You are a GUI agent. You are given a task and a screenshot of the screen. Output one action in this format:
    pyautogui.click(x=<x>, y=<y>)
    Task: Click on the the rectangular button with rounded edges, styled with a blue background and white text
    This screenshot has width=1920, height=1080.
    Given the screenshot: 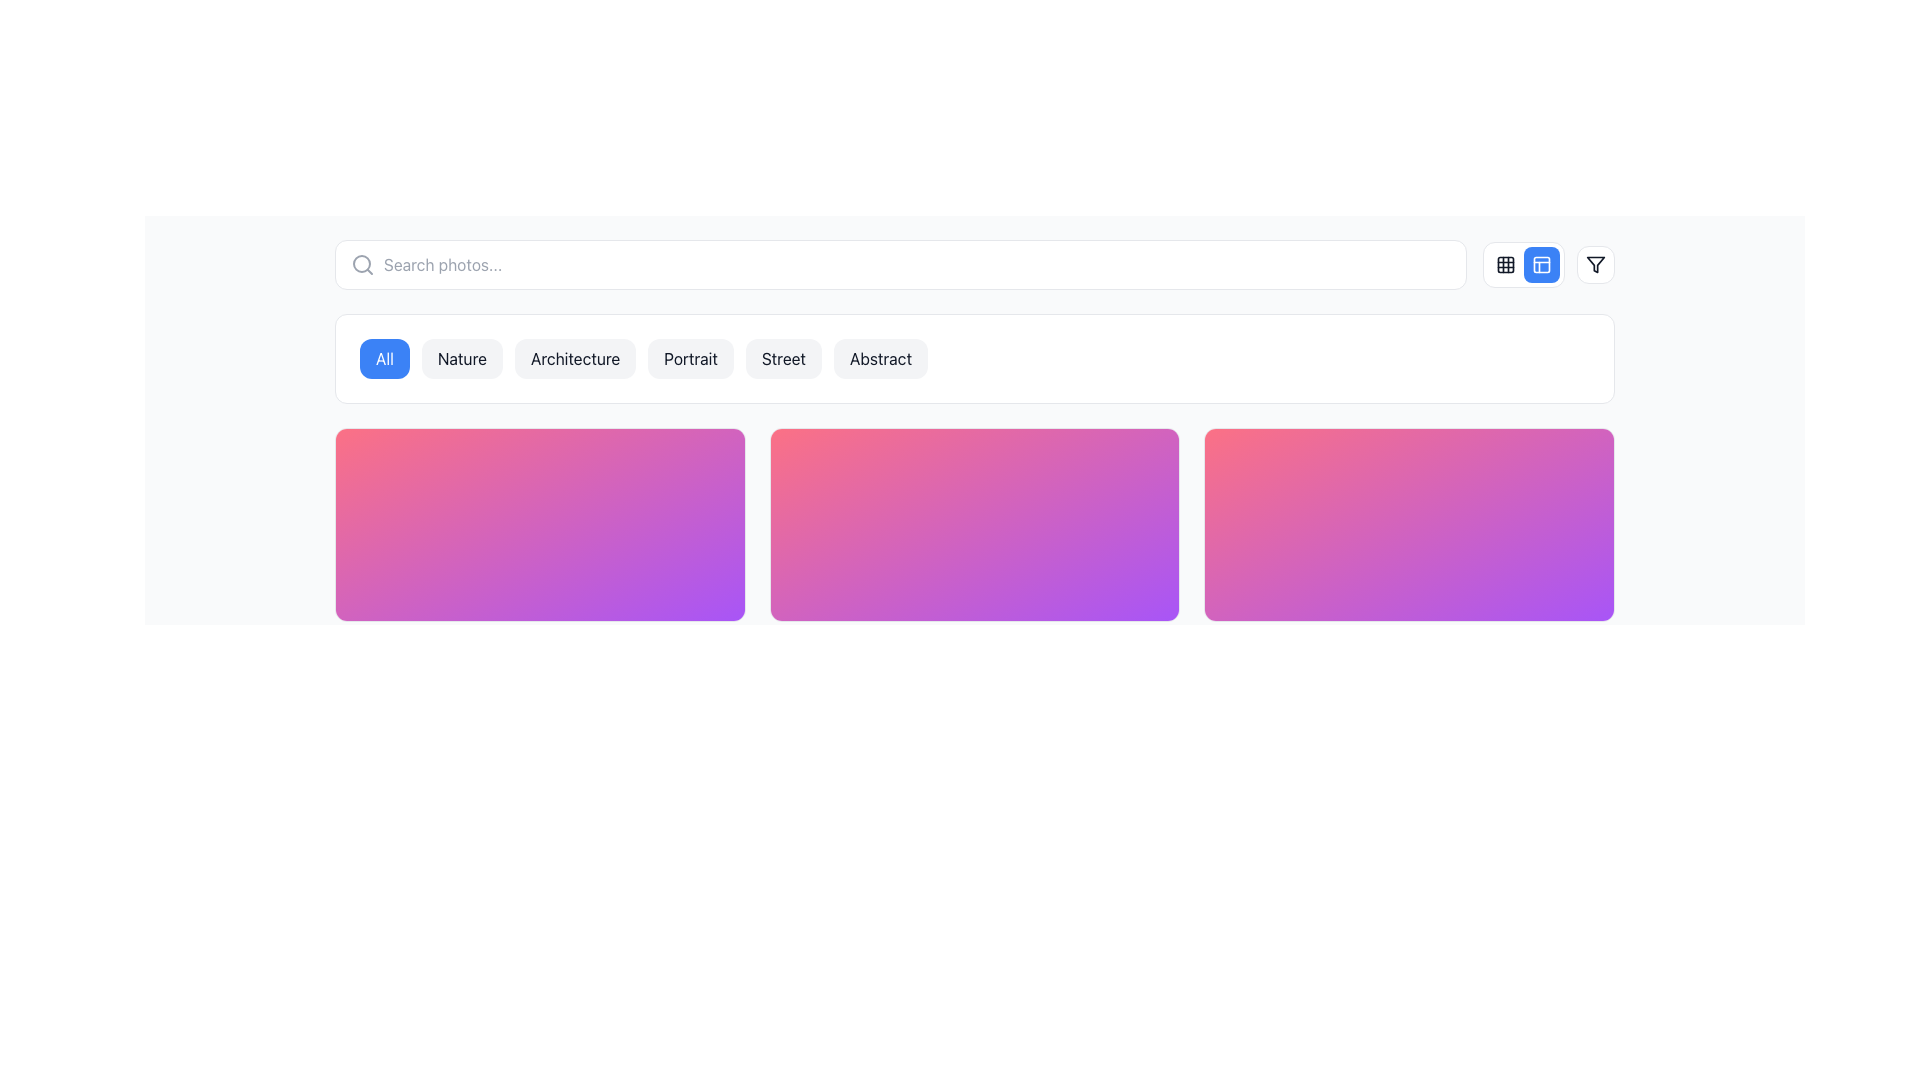 What is the action you would take?
    pyautogui.click(x=1522, y=264)
    